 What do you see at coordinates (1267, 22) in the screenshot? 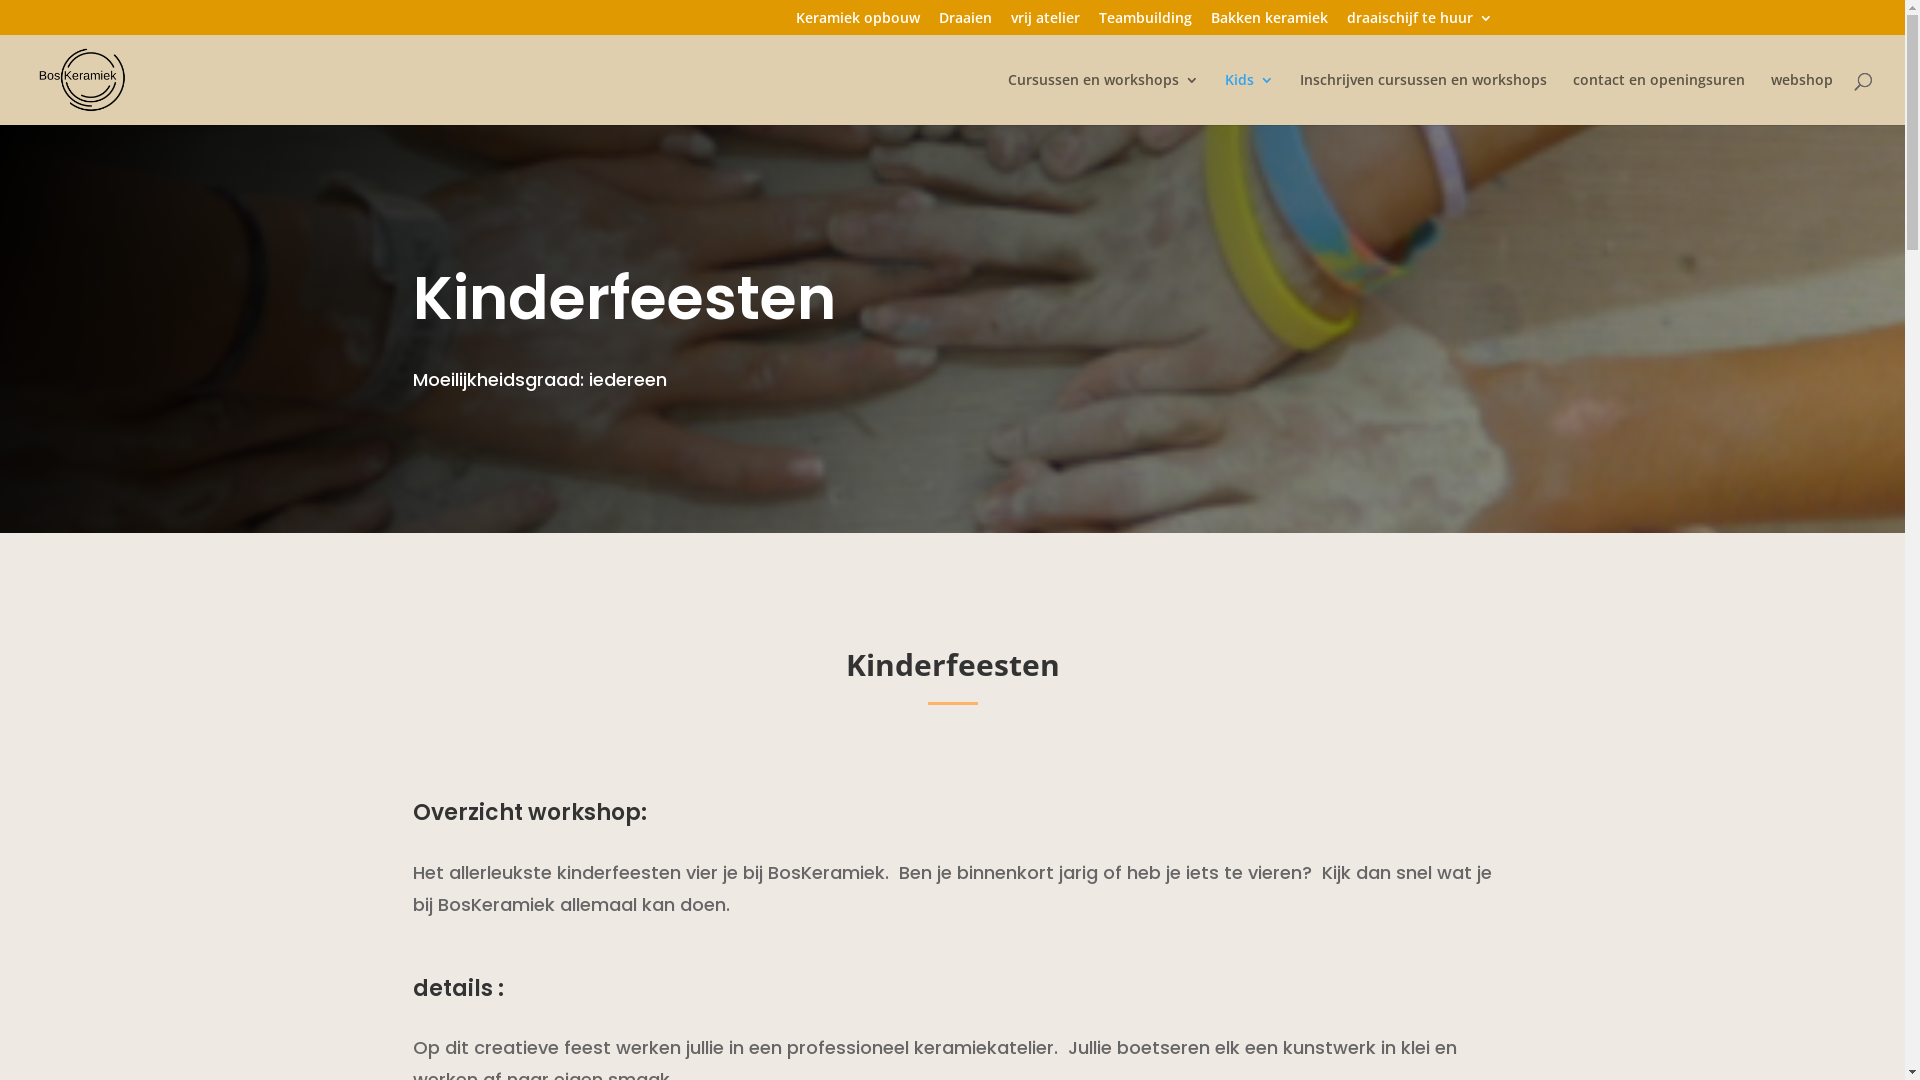
I see `'Bakken keramiek'` at bounding box center [1267, 22].